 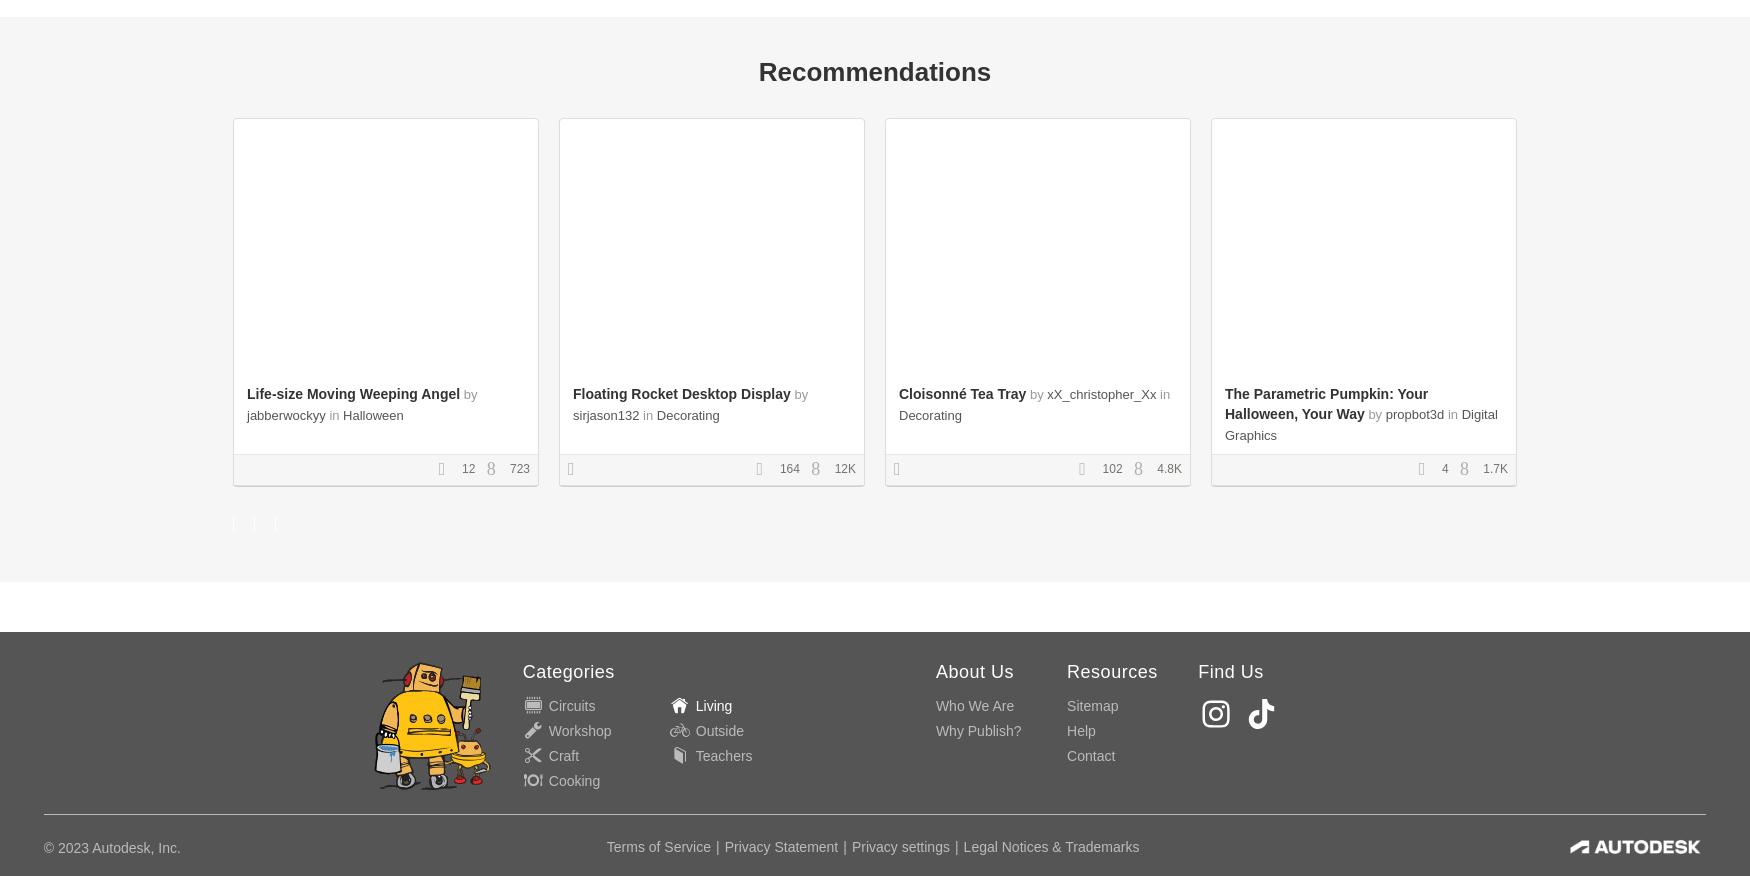 I want to click on 'Outside', so click(x=719, y=731).